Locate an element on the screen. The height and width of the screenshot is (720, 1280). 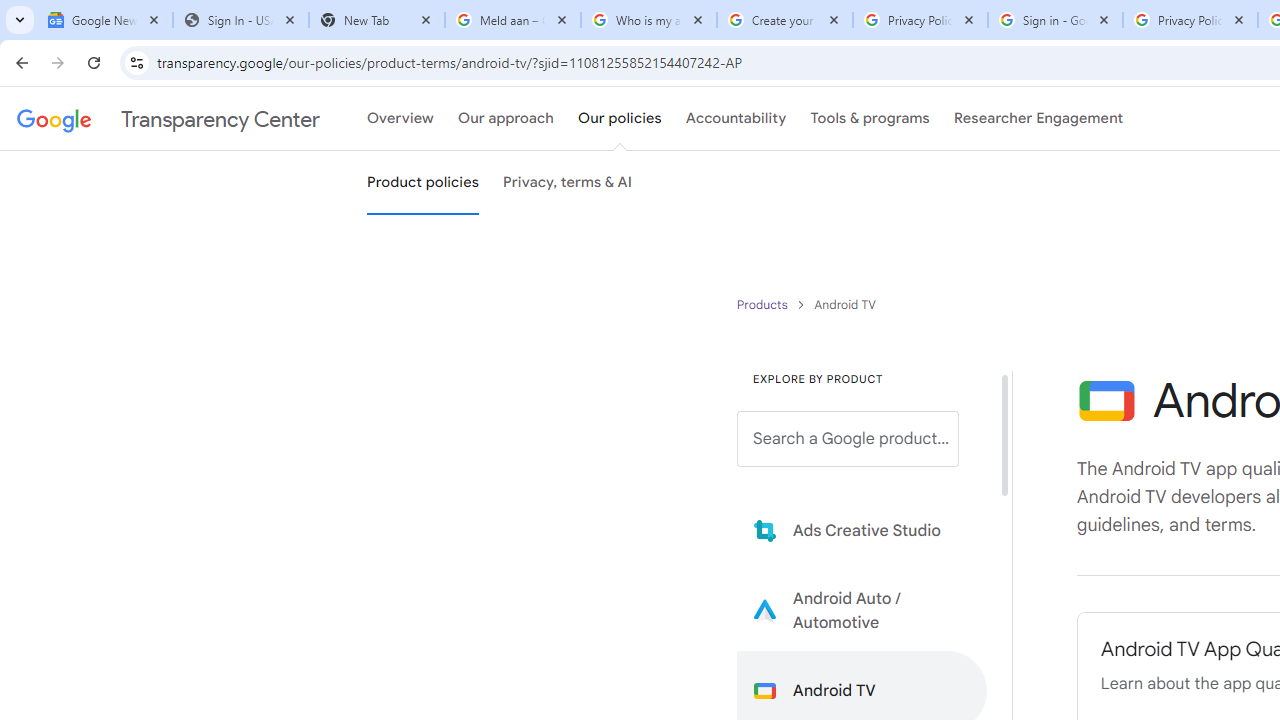
'Privacy, terms & AI' is located at coordinates (567, 183).